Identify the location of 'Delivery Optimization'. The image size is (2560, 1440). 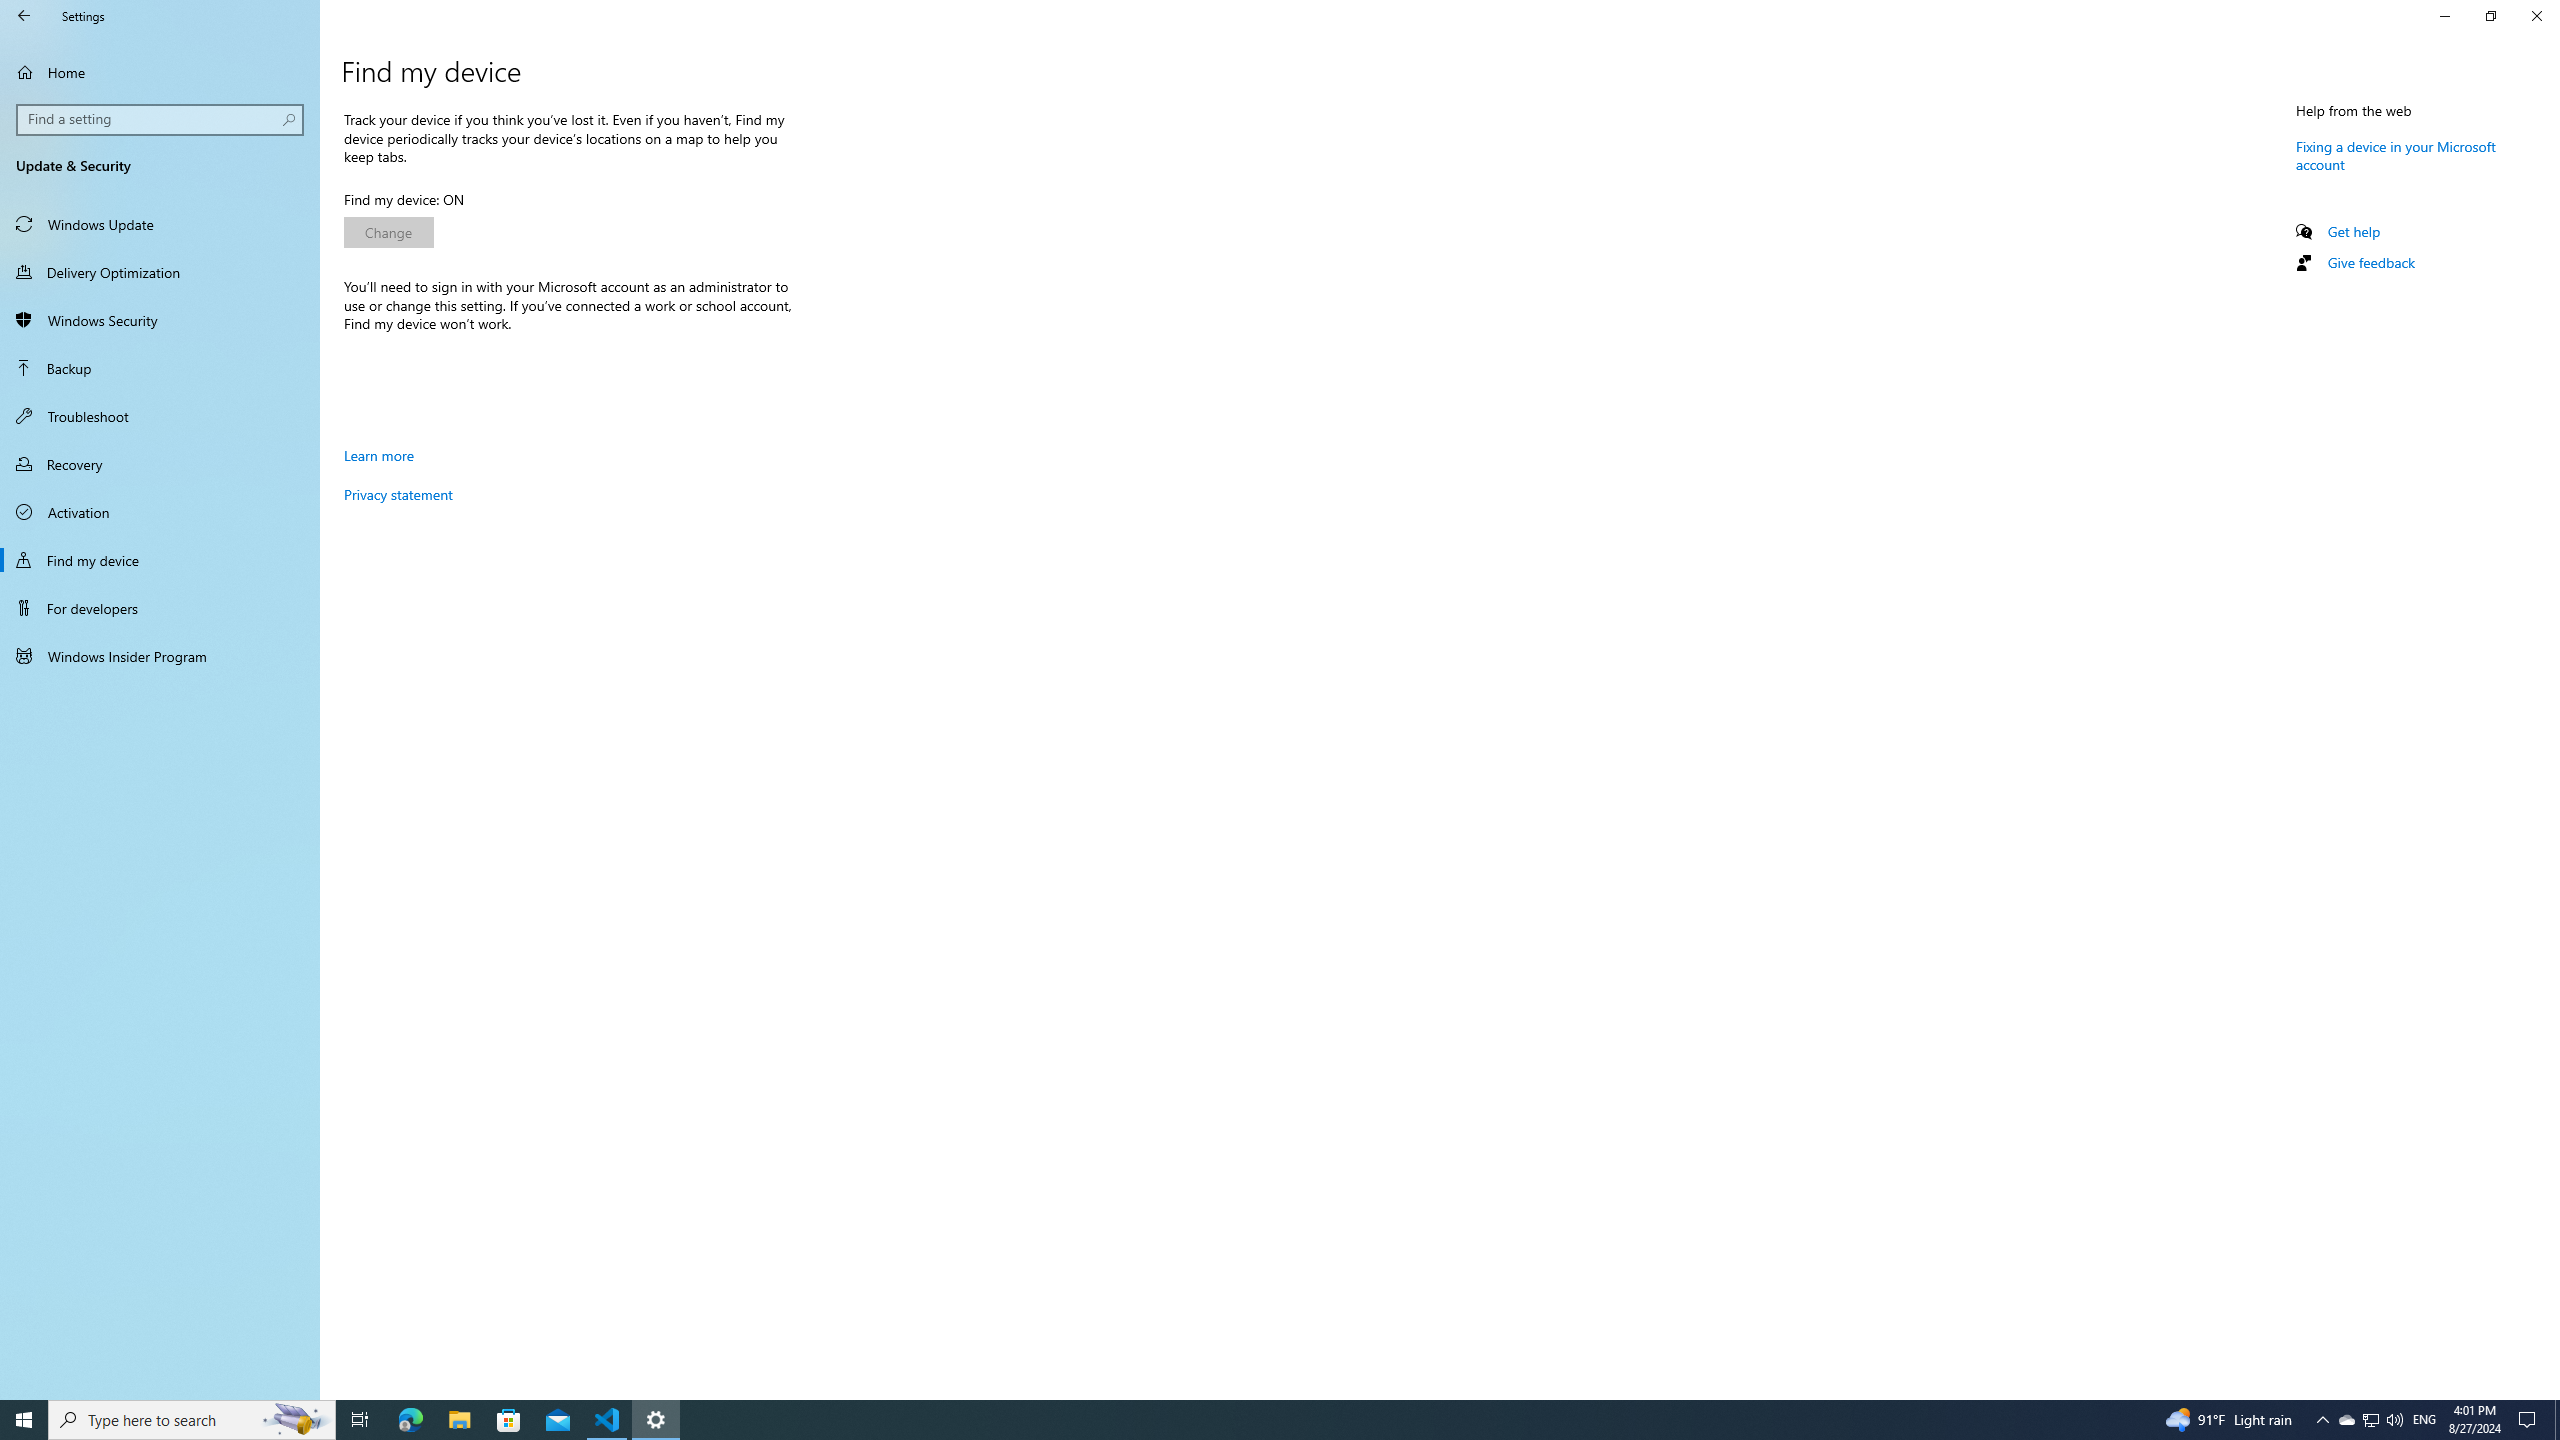
(159, 271).